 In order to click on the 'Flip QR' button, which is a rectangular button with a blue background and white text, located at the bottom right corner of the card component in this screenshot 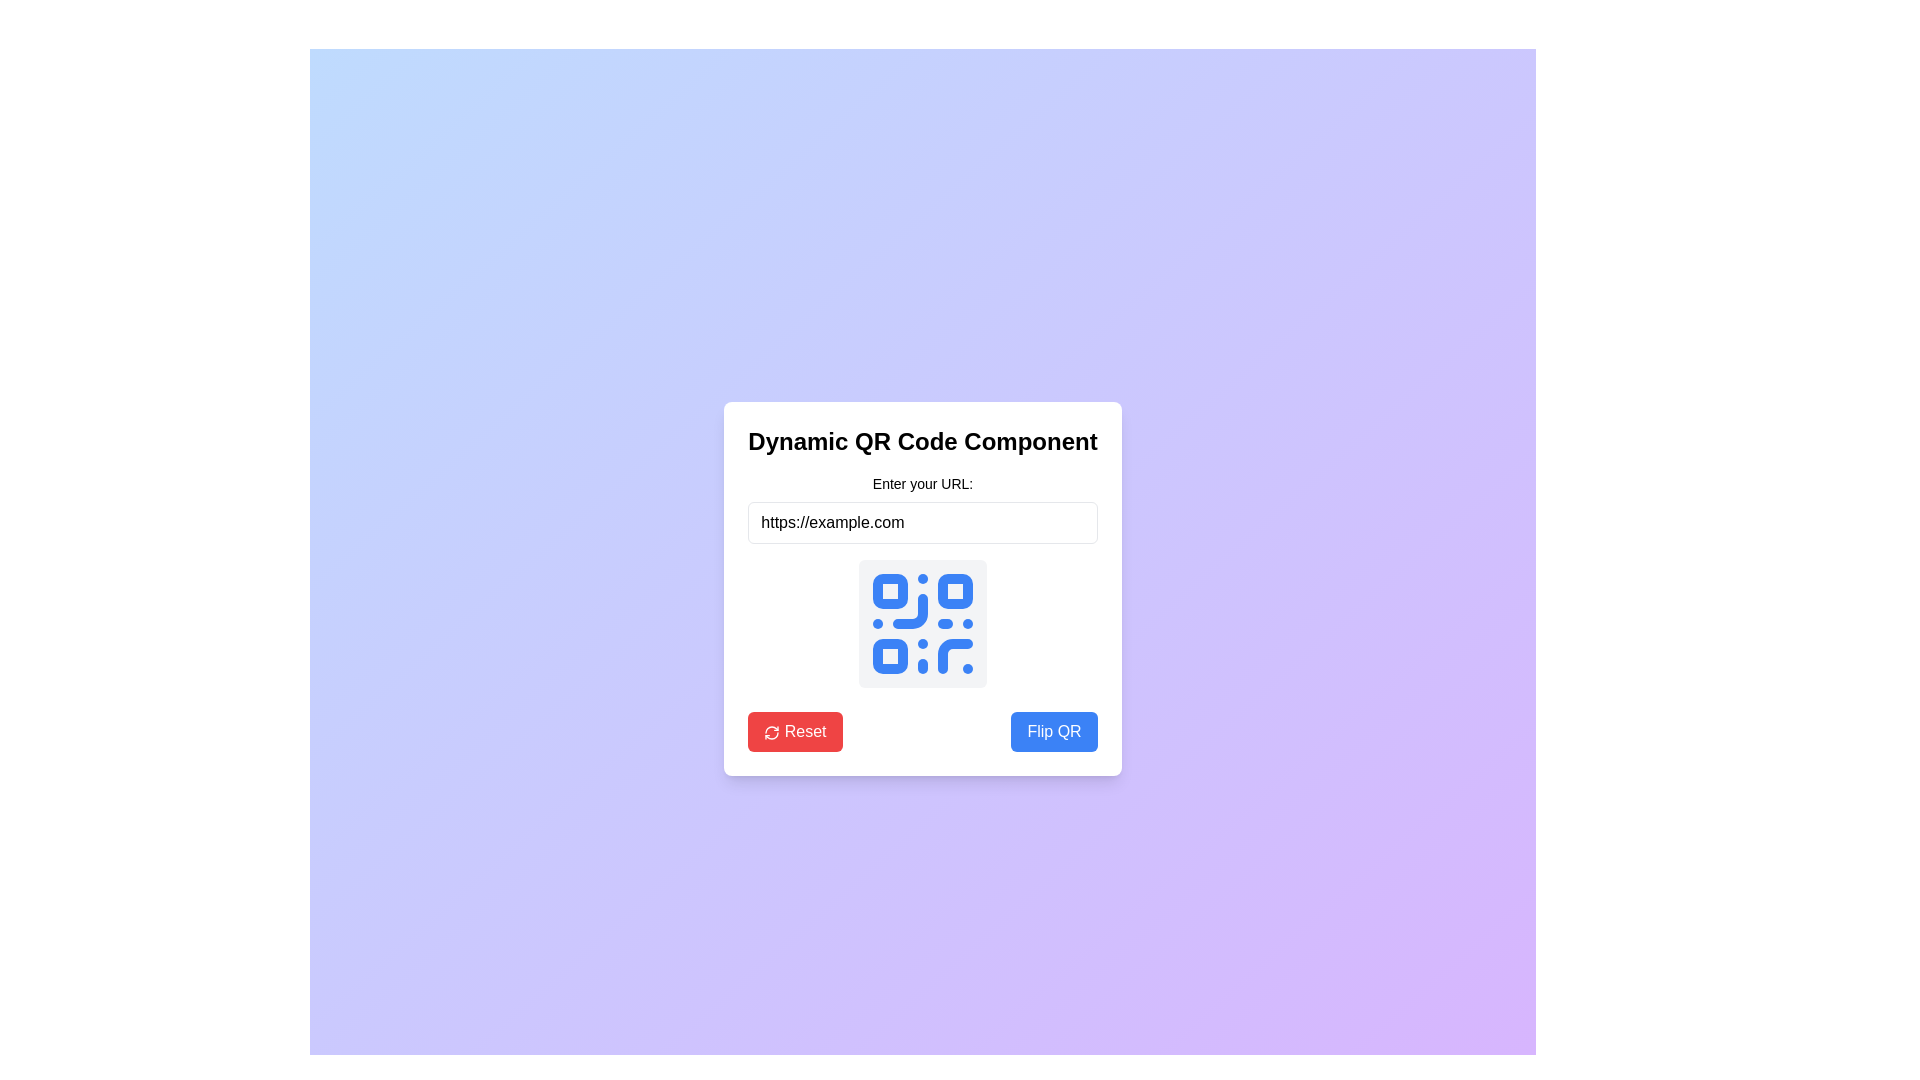, I will do `click(1053, 732)`.